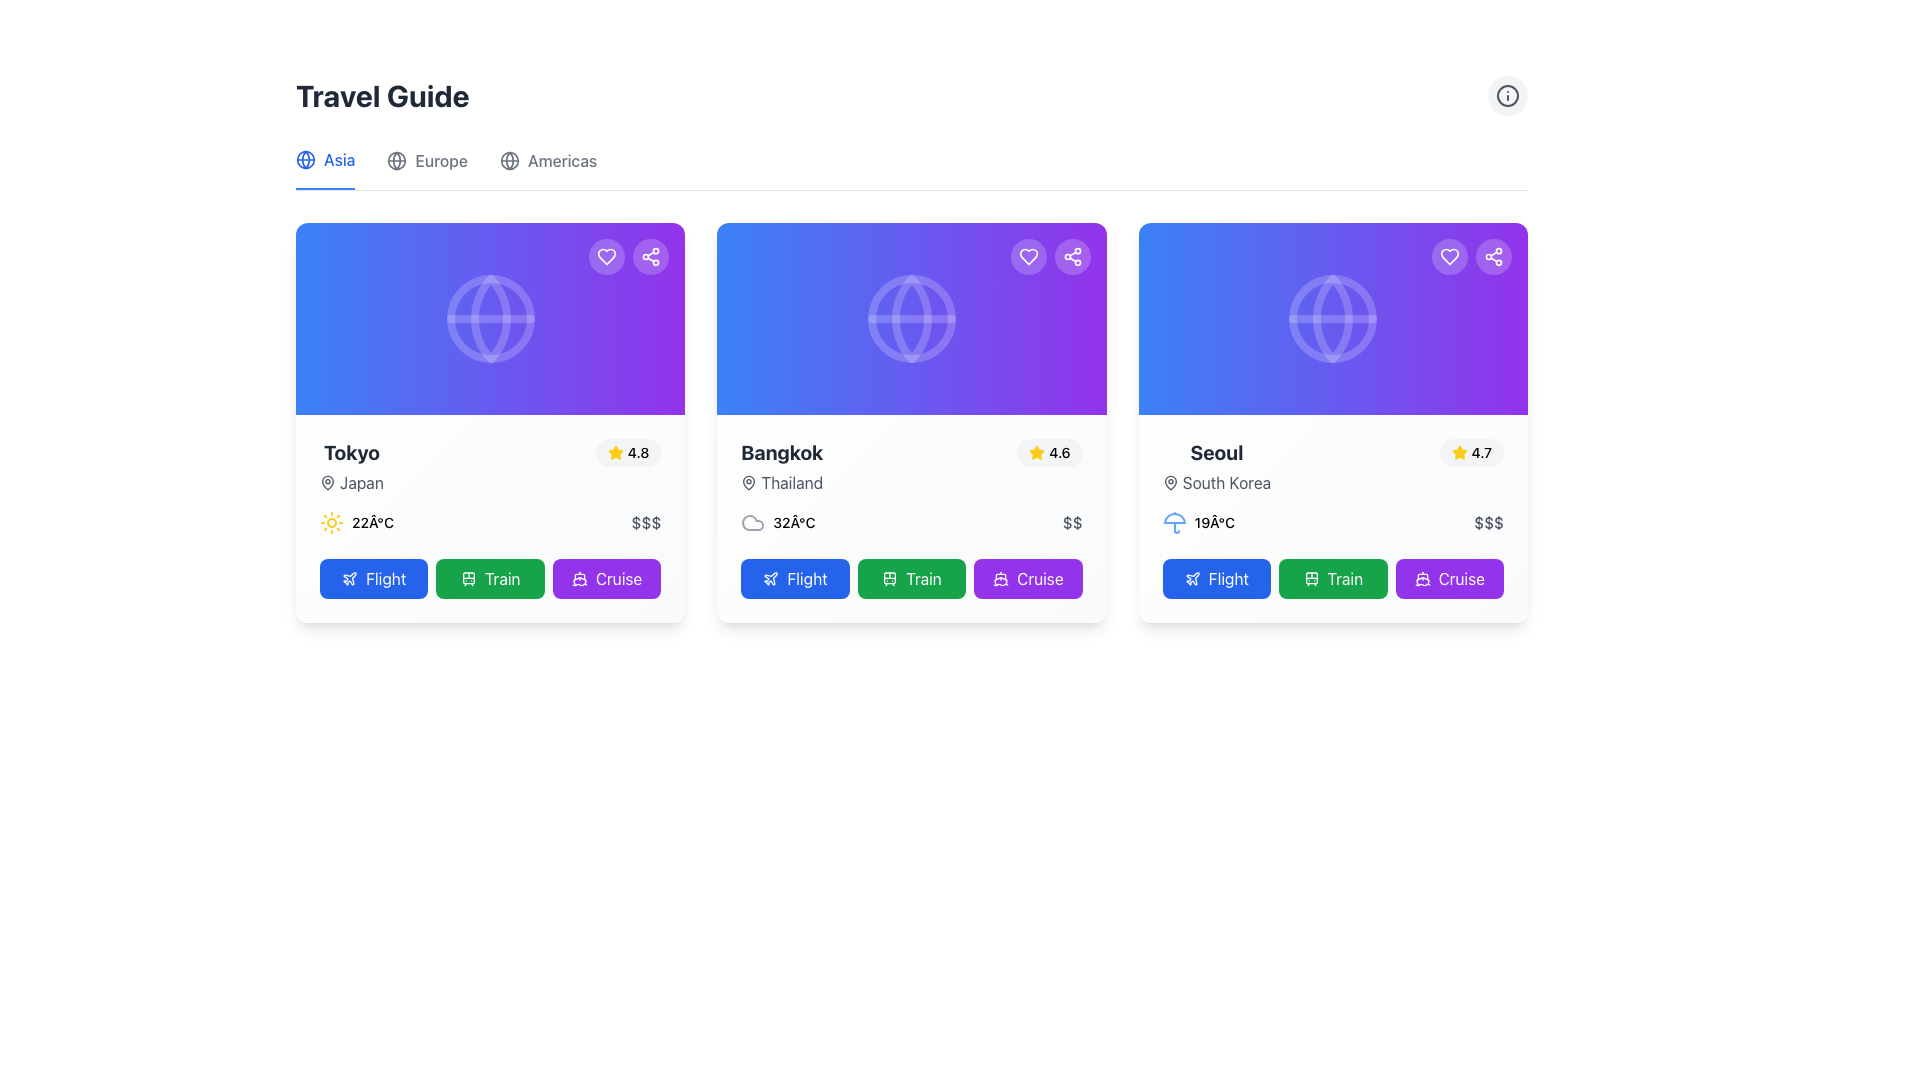 The image size is (1920, 1080). What do you see at coordinates (794, 578) in the screenshot?
I see `the leftmost button labeled 'Flight' in the group of travel options below the 'Bangkok' travel card` at bounding box center [794, 578].